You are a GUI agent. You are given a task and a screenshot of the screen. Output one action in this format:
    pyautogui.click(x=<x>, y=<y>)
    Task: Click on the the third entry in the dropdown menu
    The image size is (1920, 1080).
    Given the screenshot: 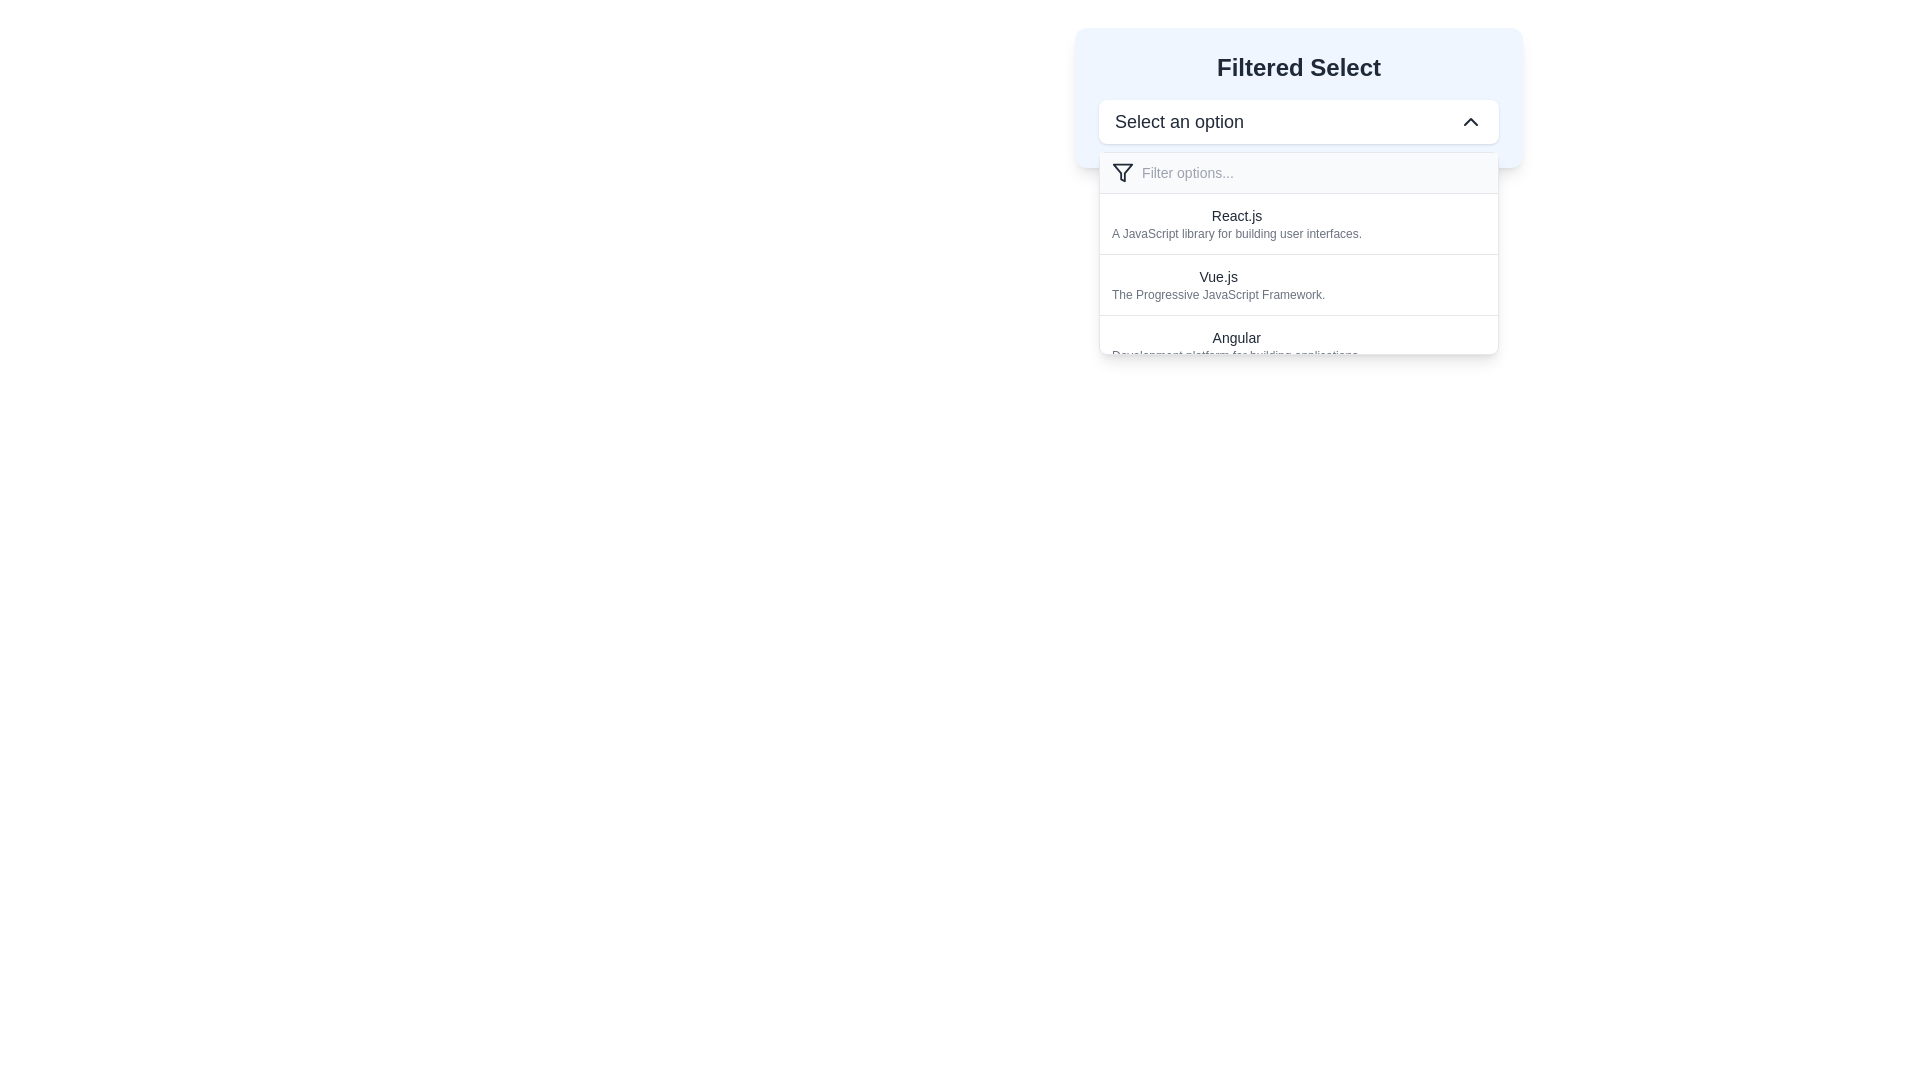 What is the action you would take?
    pyautogui.click(x=1299, y=343)
    